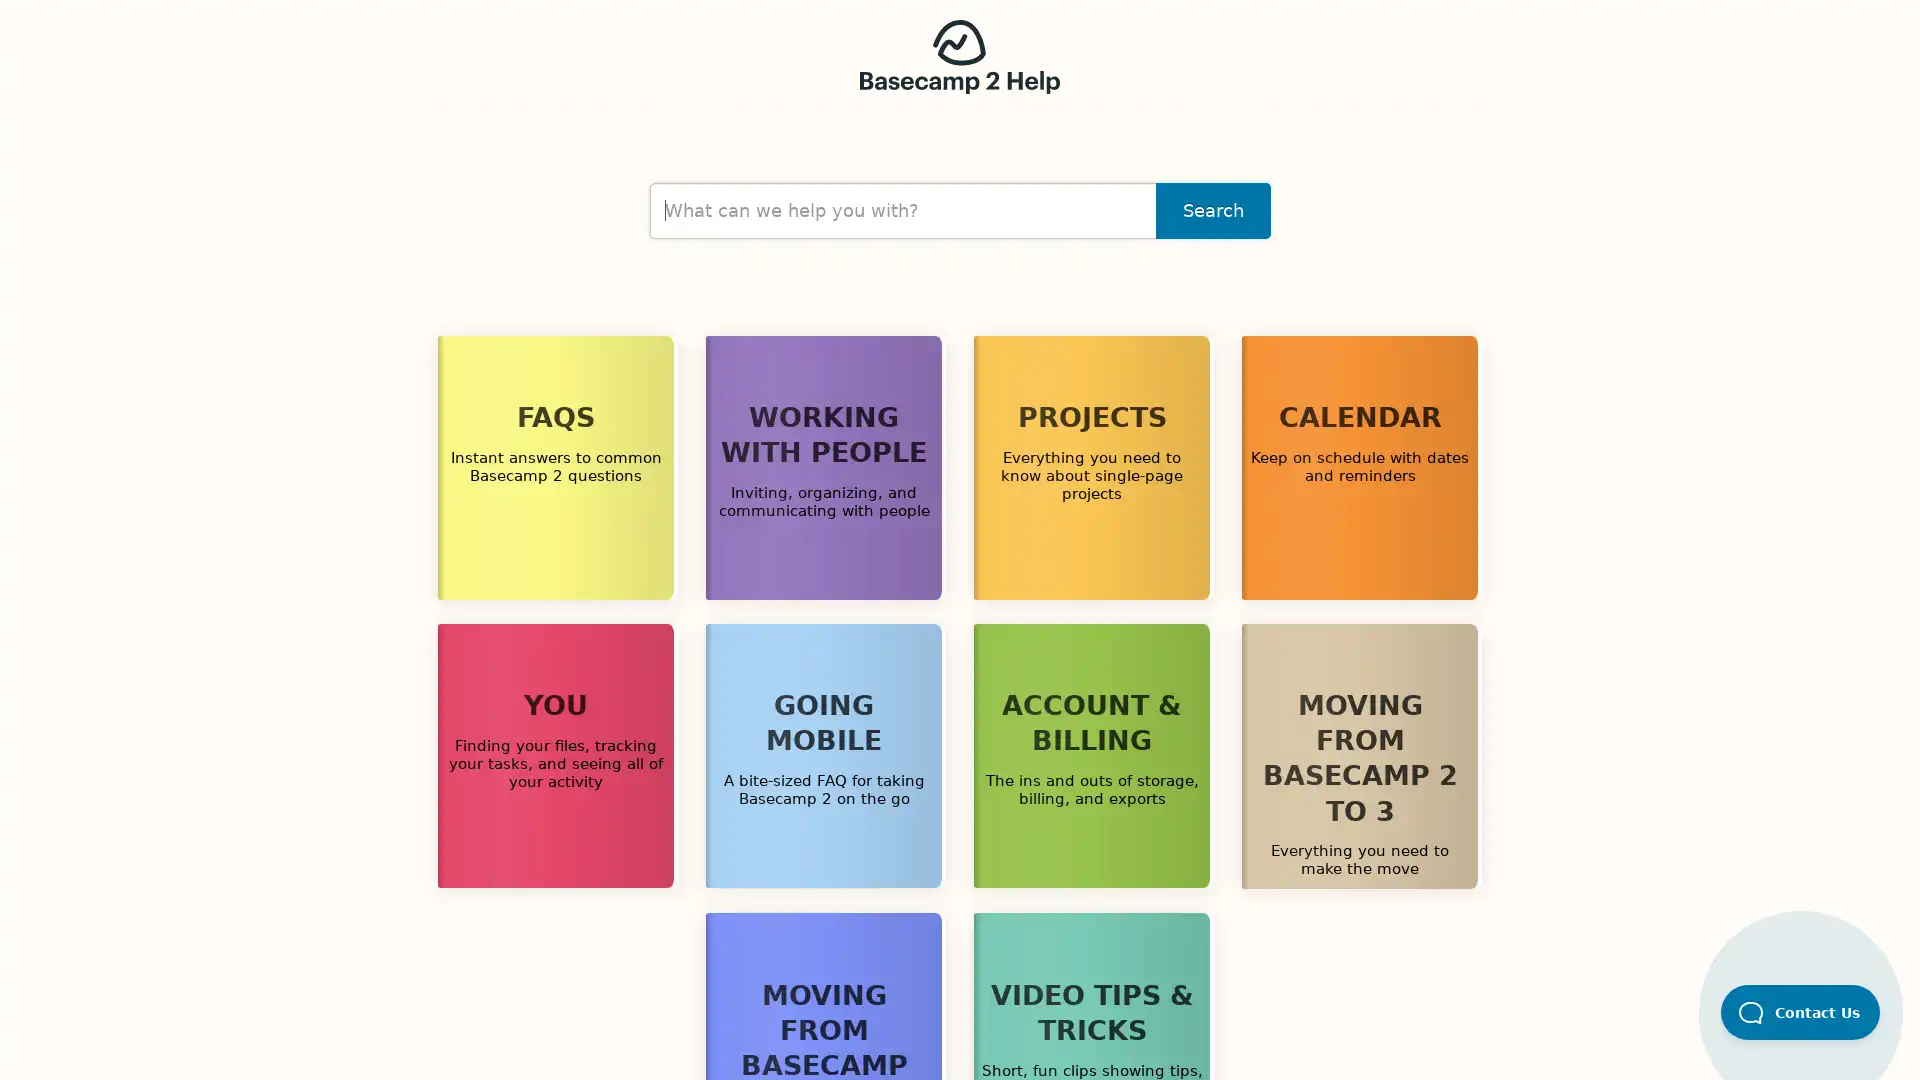 This screenshot has height=1080, width=1920. I want to click on Search, so click(1212, 211).